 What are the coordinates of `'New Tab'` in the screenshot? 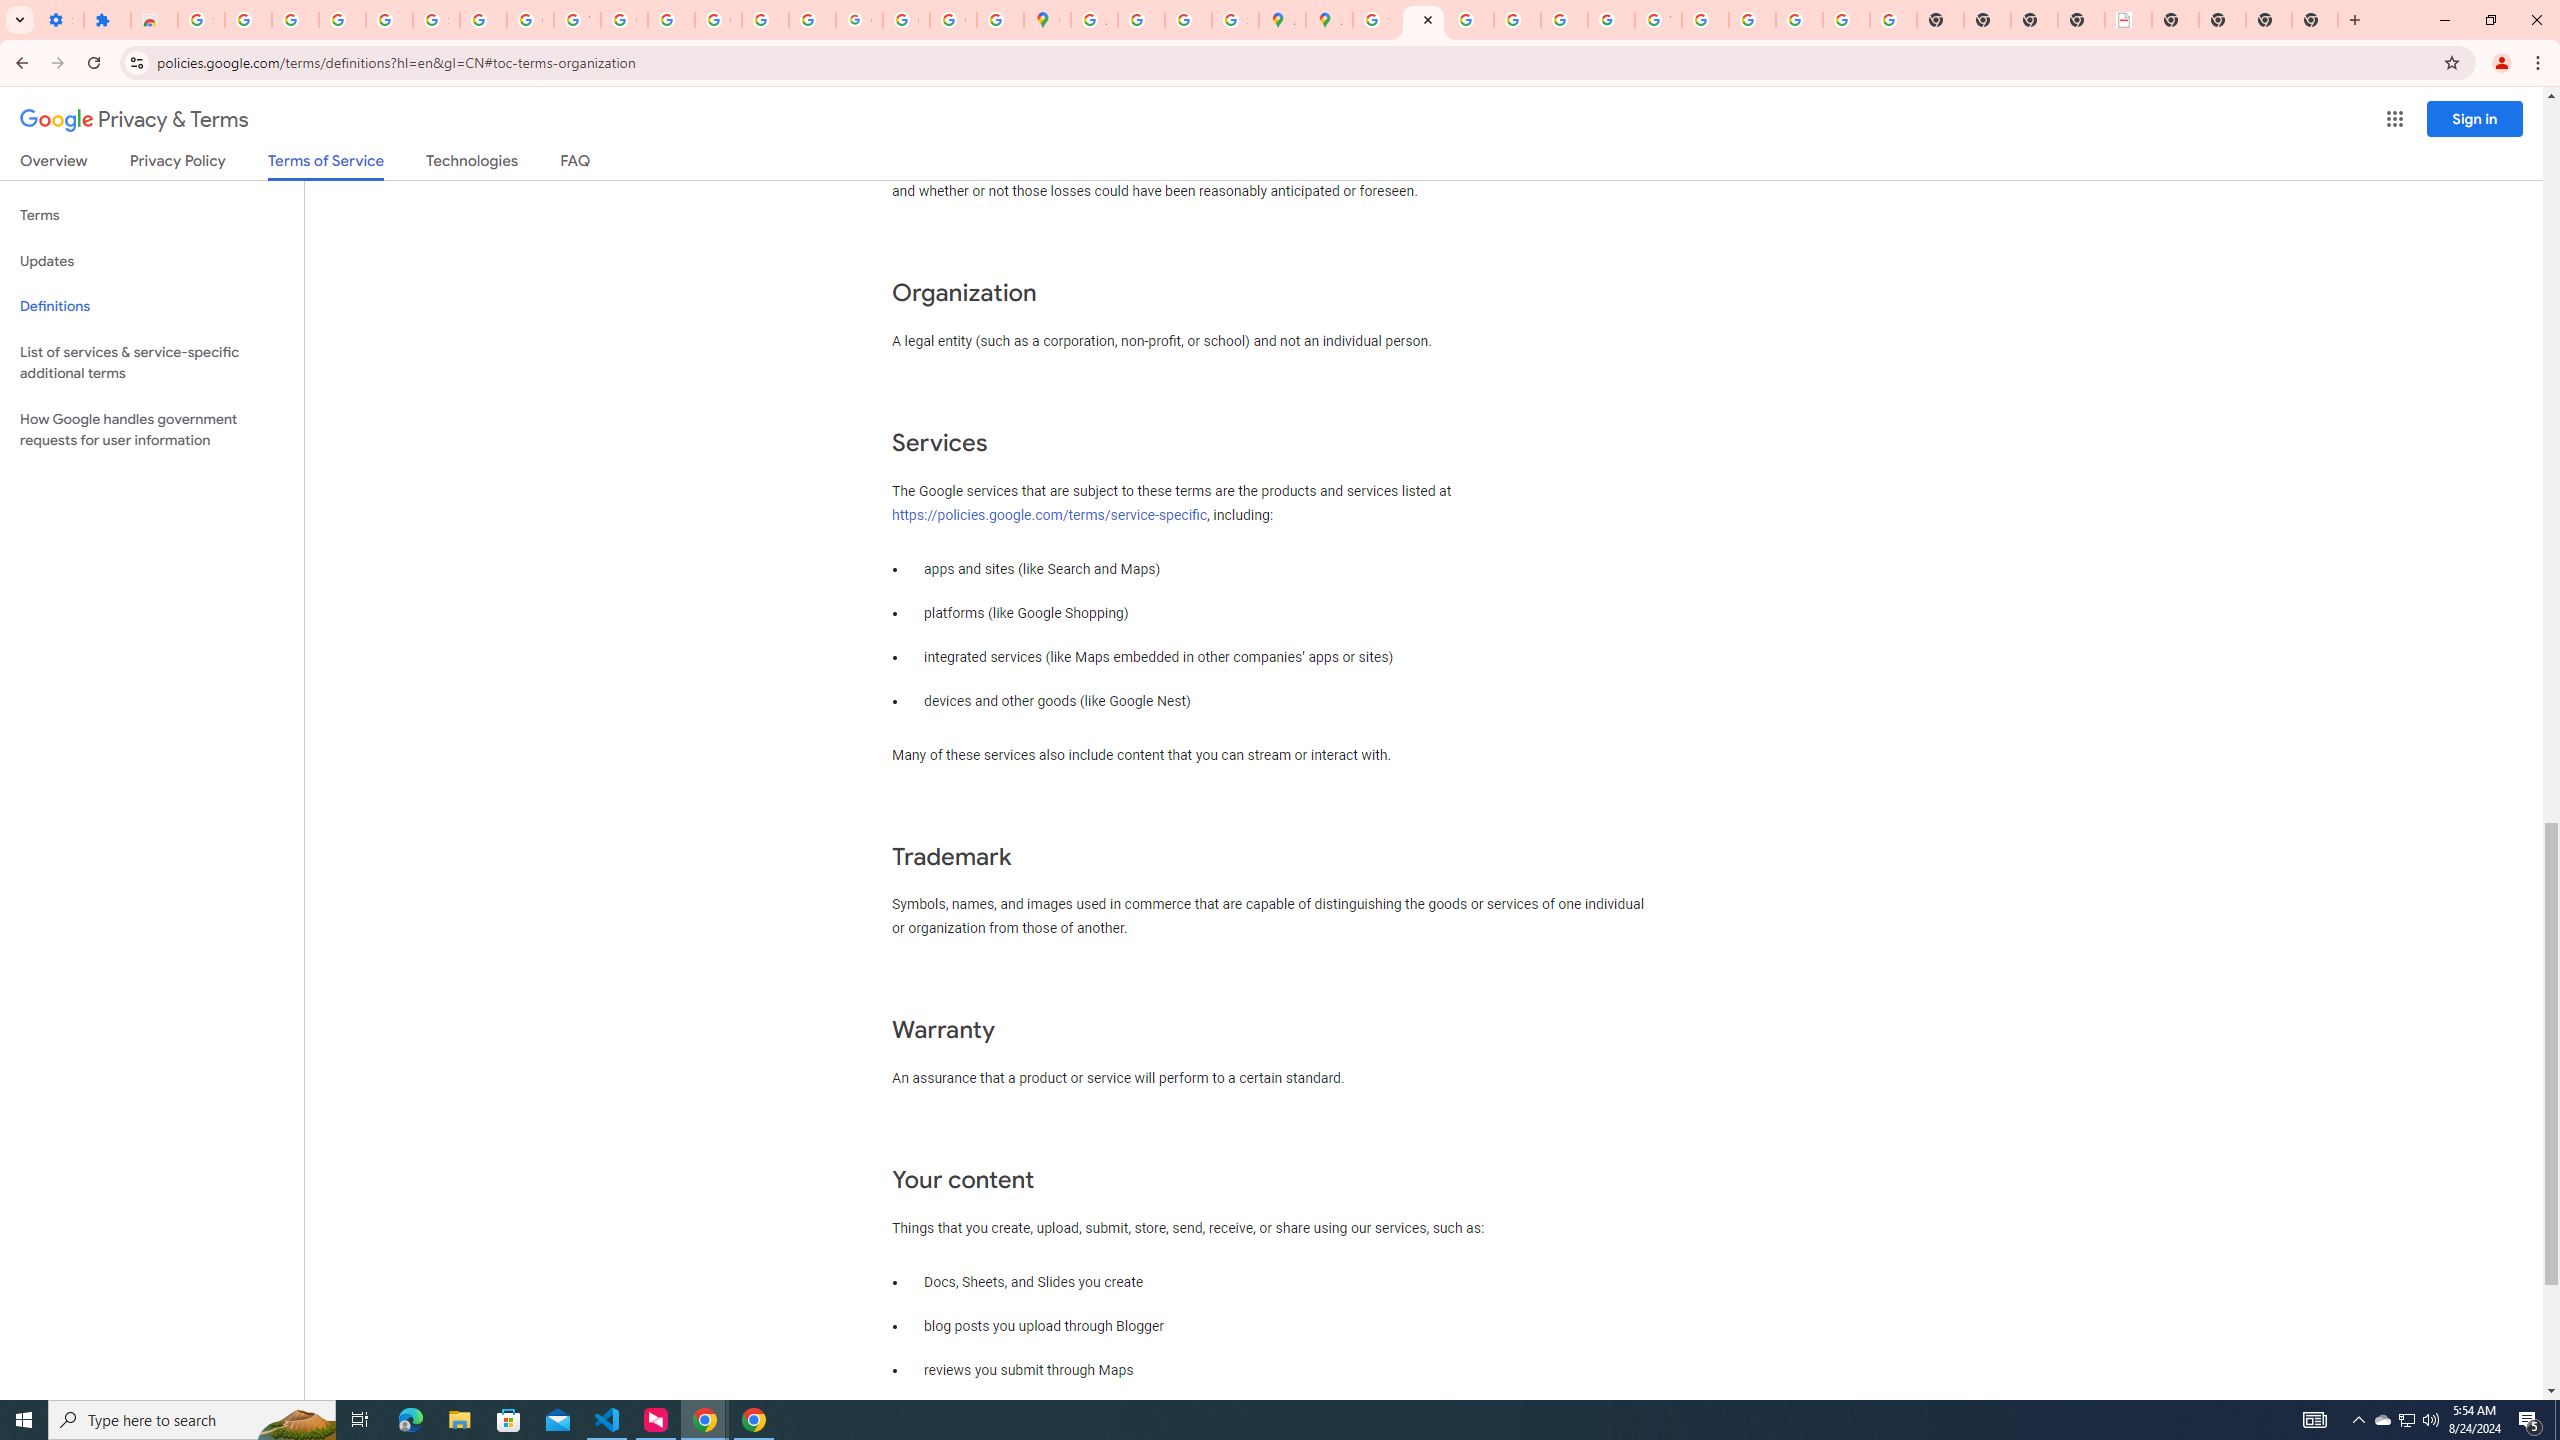 It's located at (2268, 19).